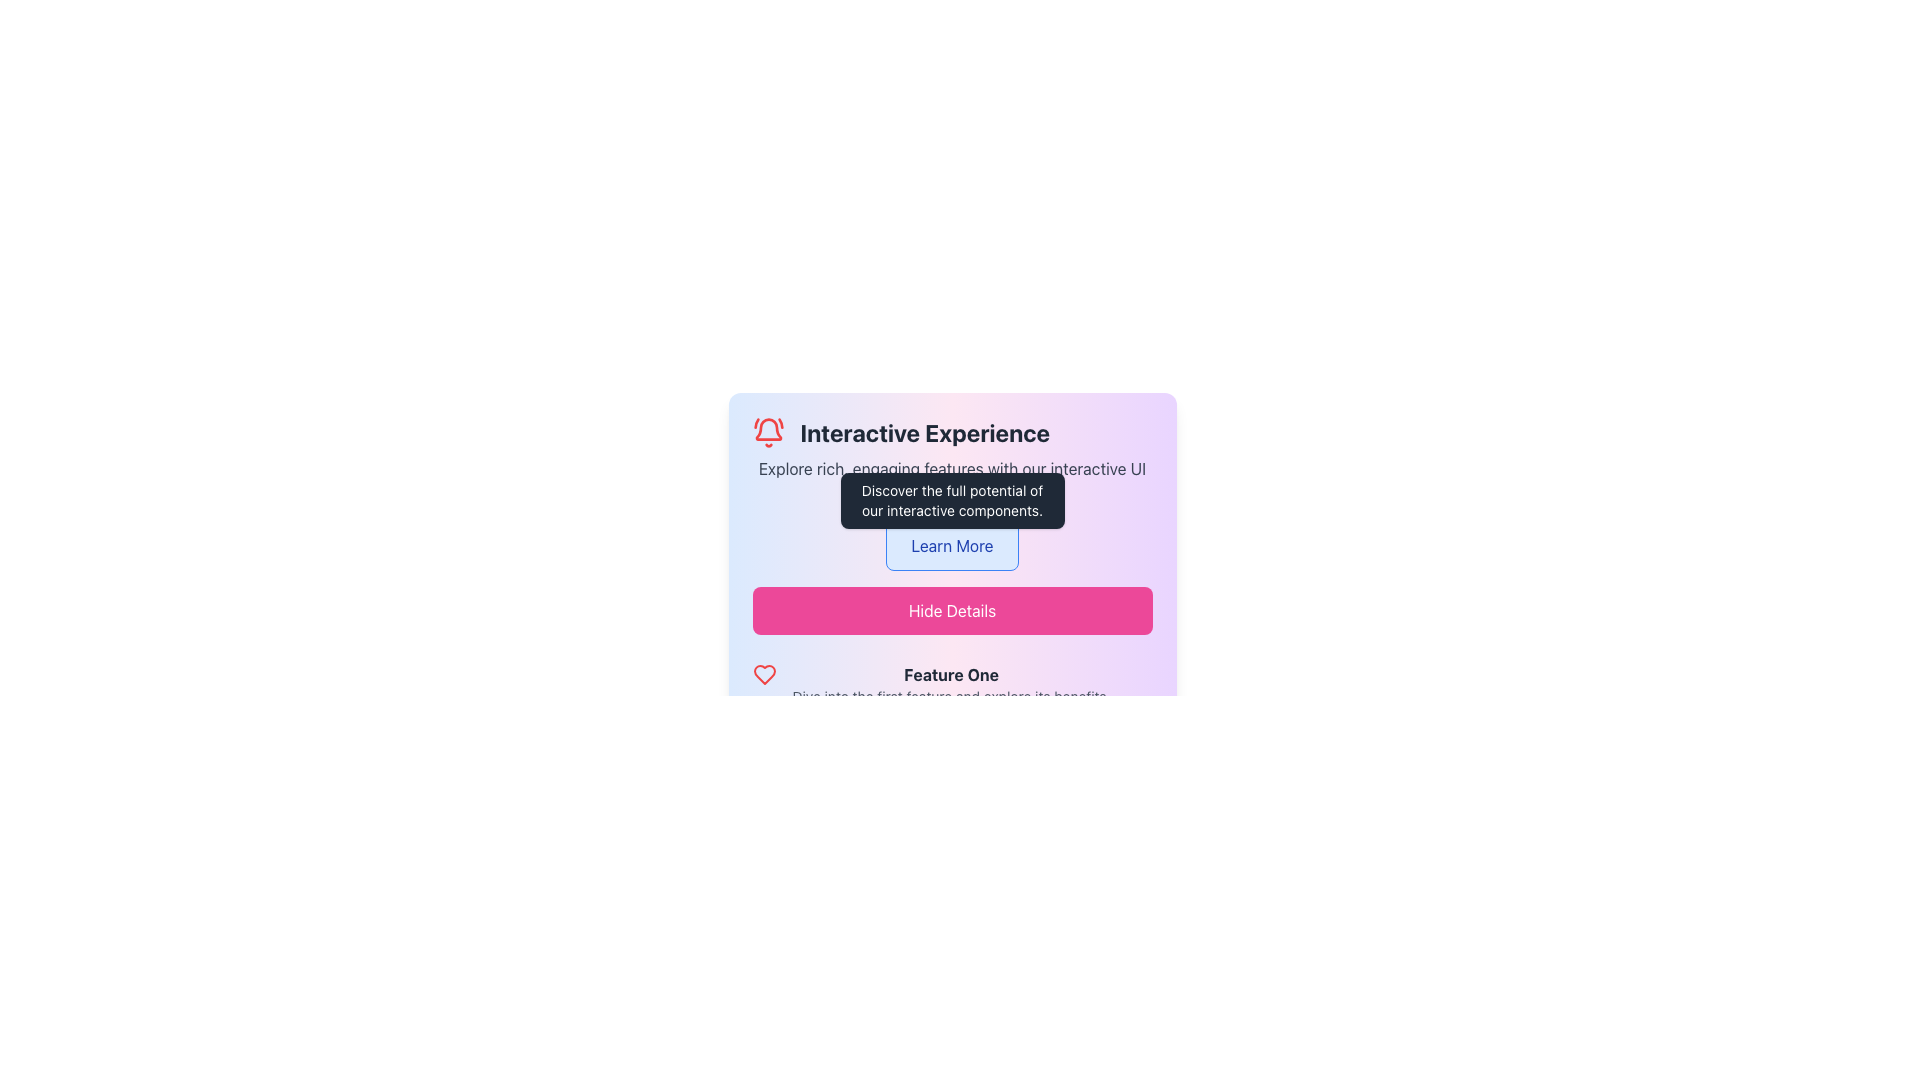  I want to click on the title or icon of the informational display section for 'Feature One' located near the bottom of the visible panel, just underneath the 'Hide Details' button, so click(951, 684).